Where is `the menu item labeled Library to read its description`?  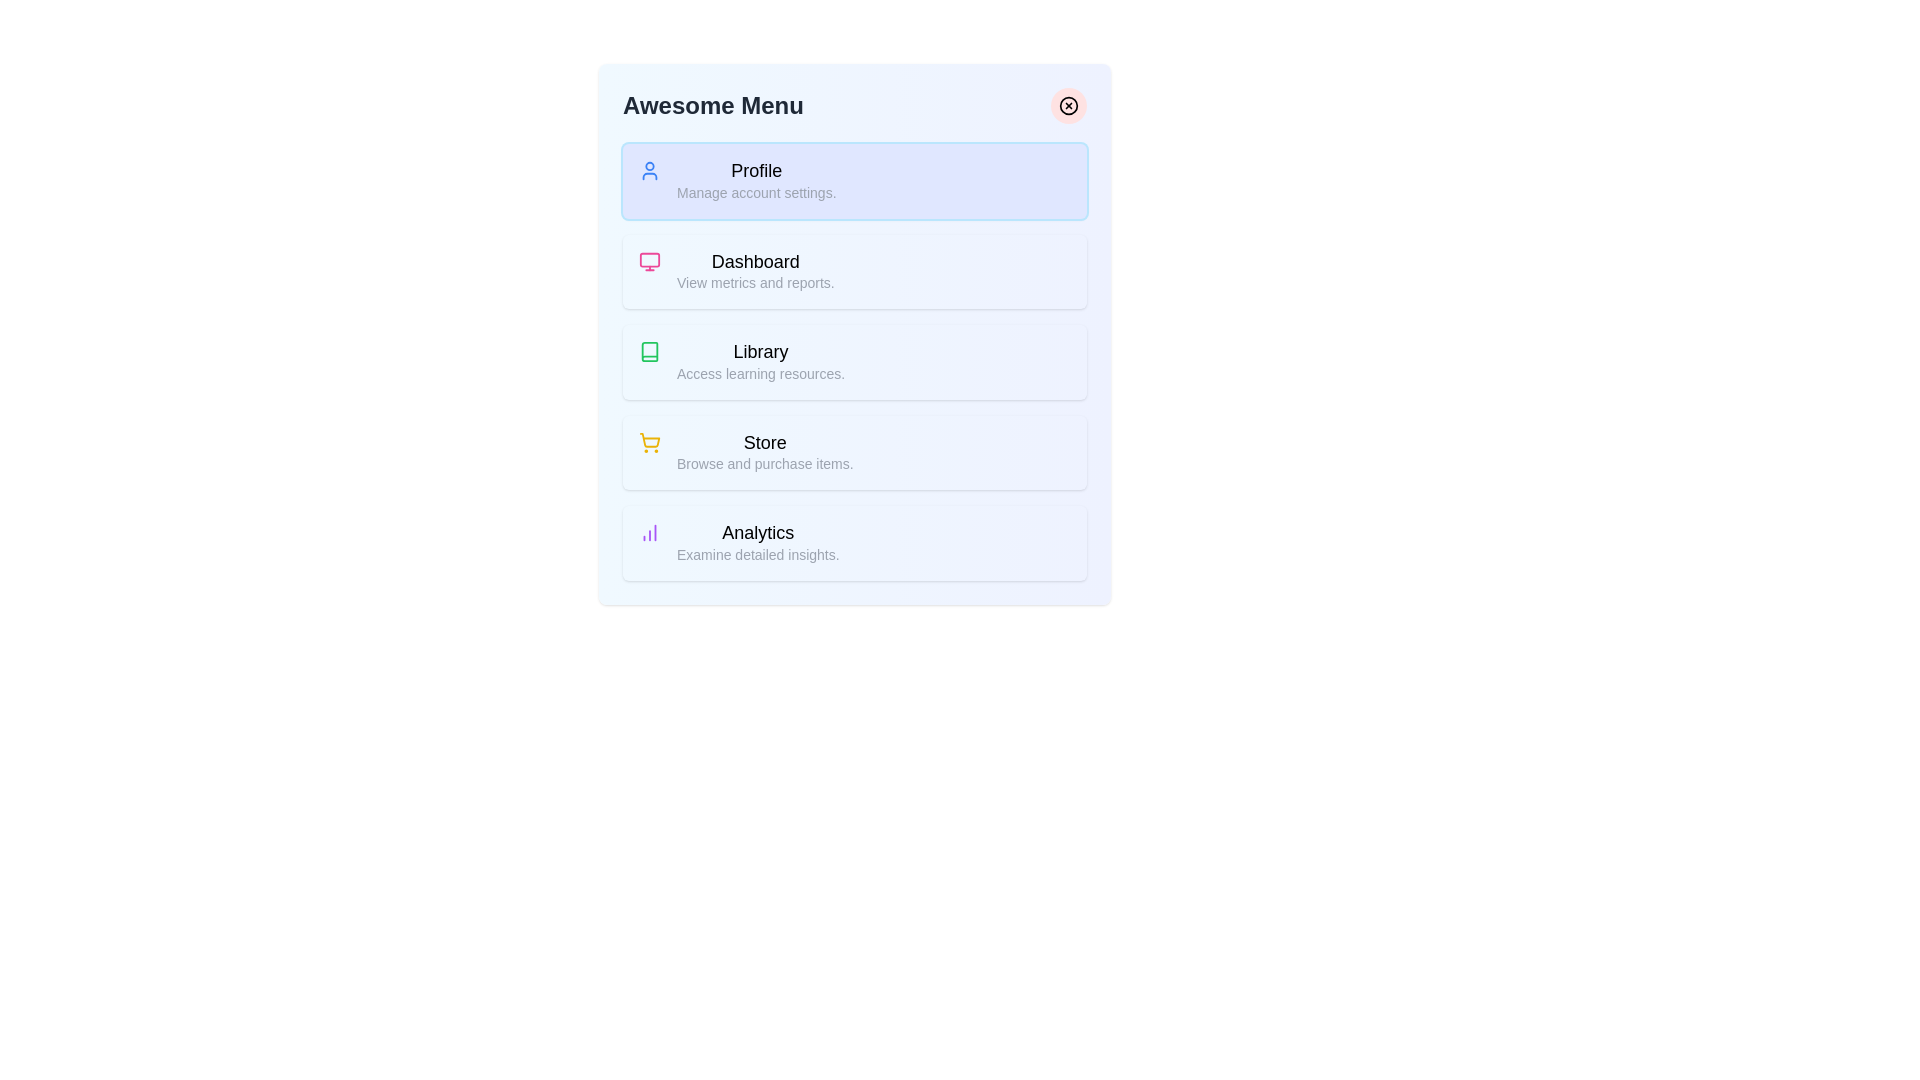 the menu item labeled Library to read its description is located at coordinates (748, 358).